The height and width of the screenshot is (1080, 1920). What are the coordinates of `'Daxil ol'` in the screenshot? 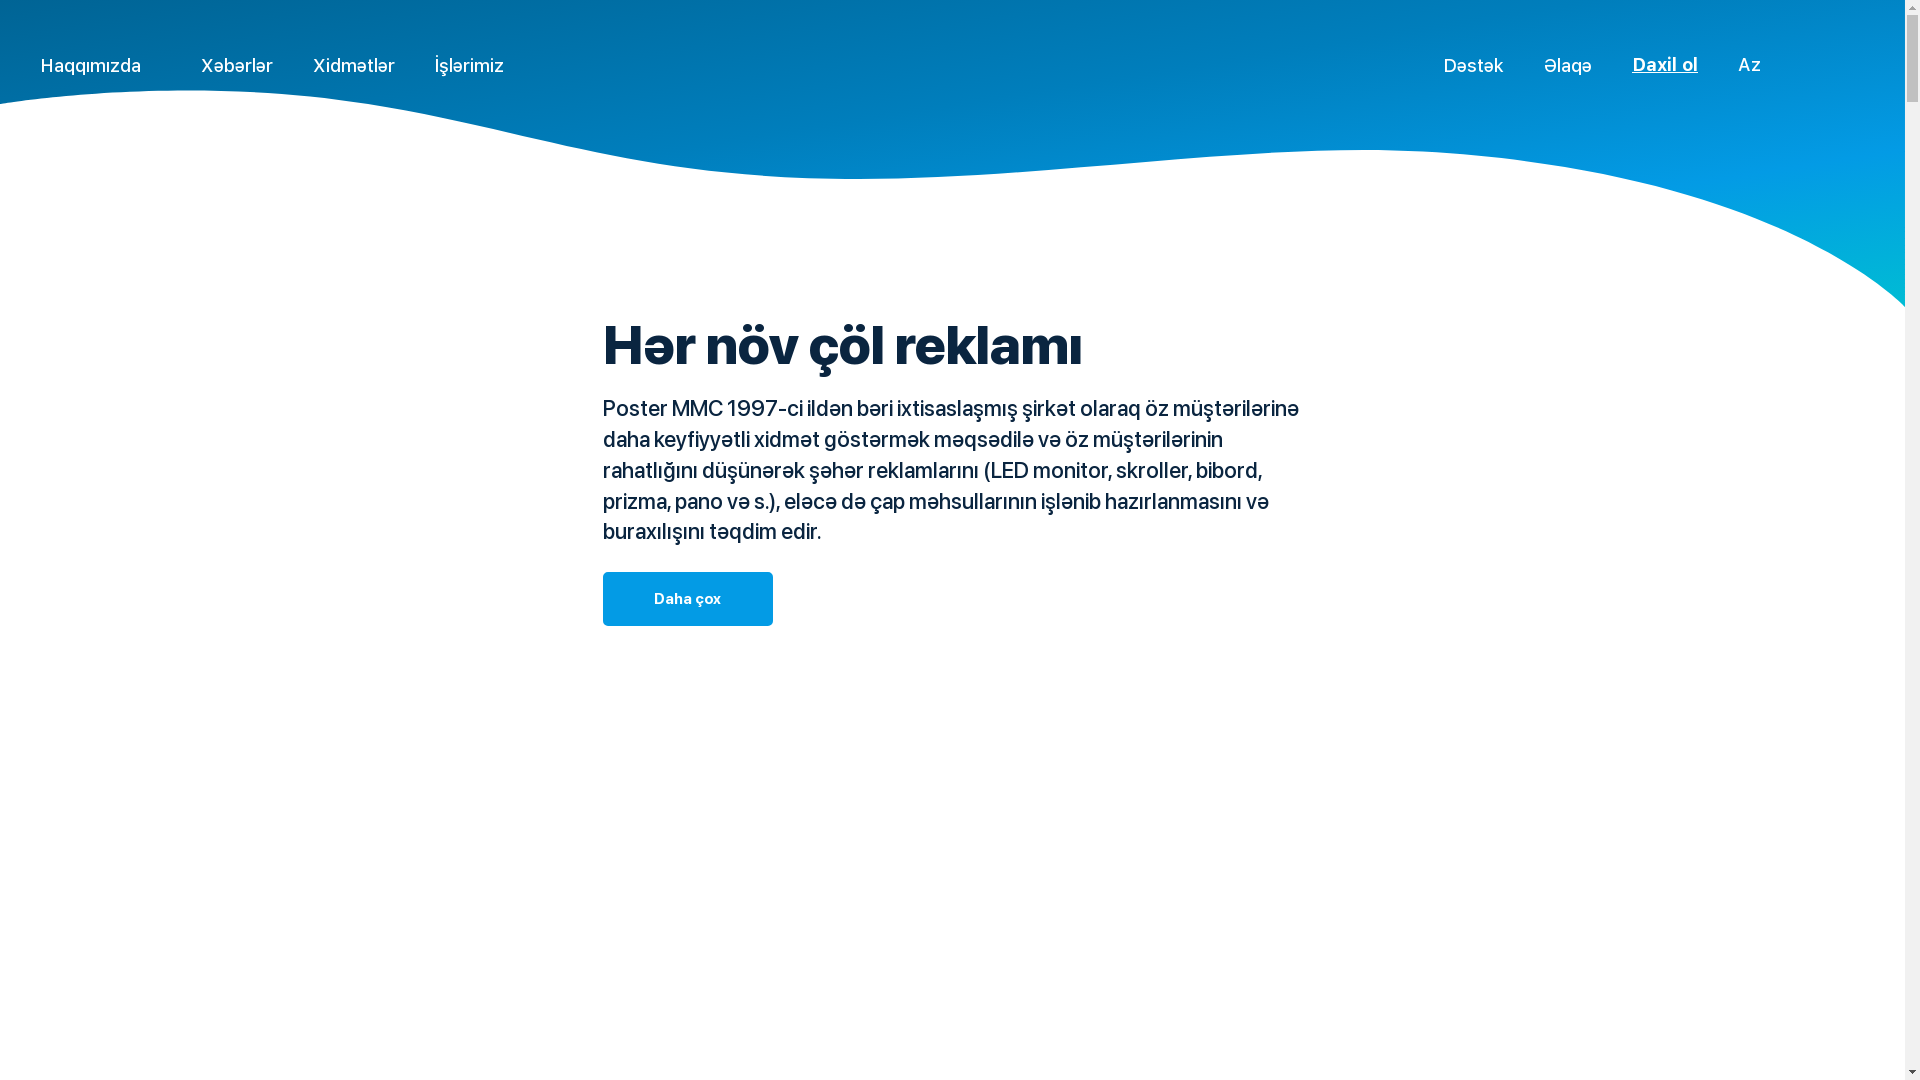 It's located at (1665, 63).